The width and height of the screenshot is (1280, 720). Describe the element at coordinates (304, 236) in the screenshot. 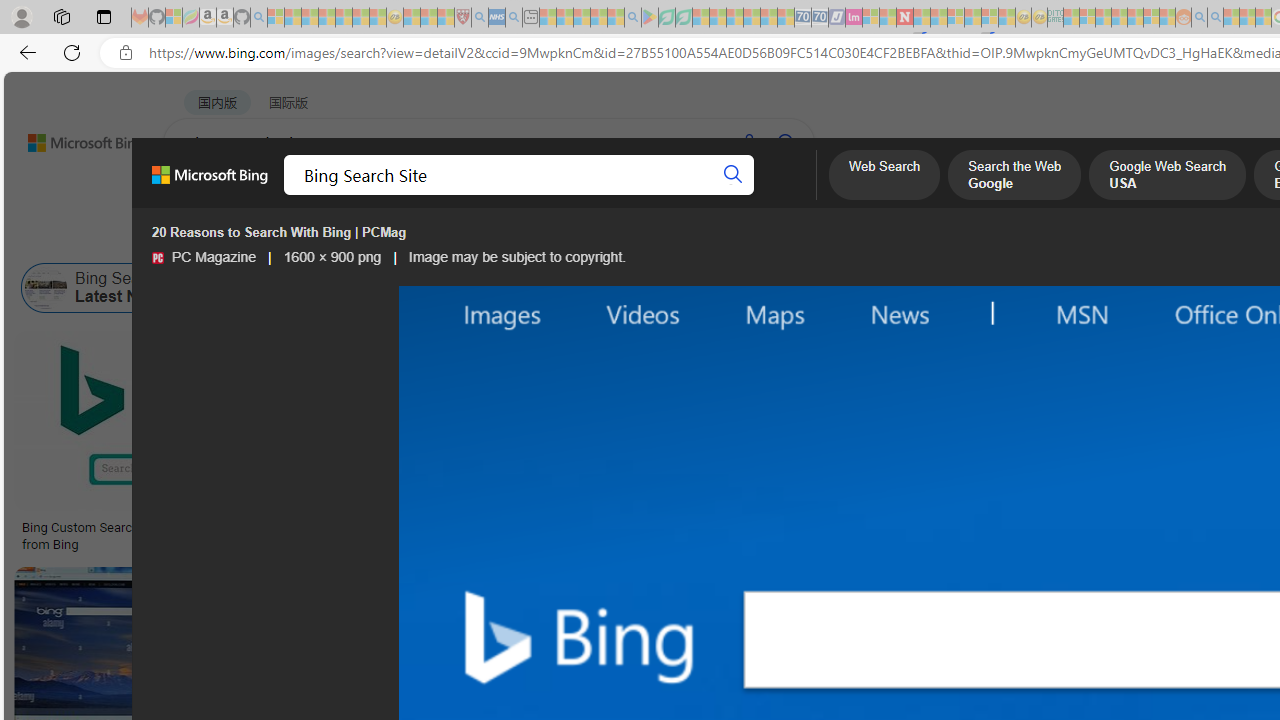

I see `'Color'` at that location.